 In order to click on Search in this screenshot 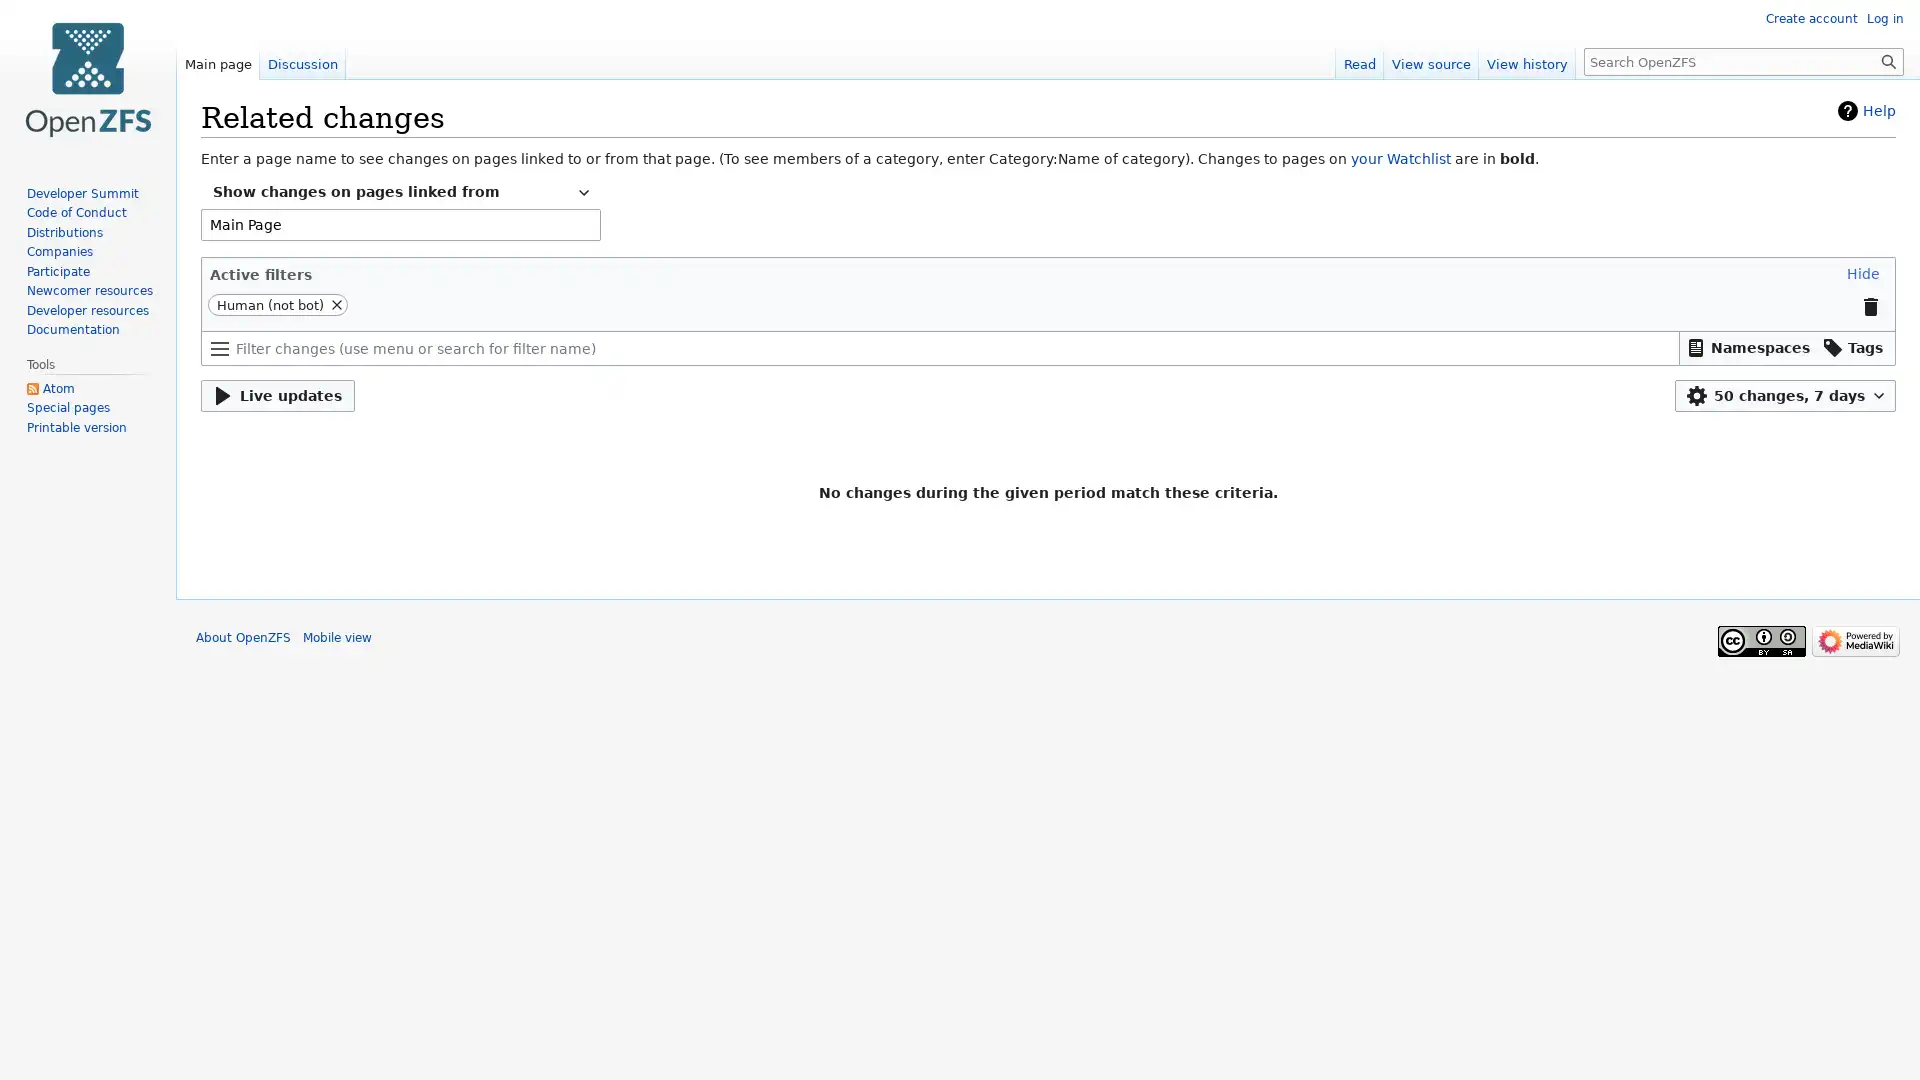, I will do `click(1888, 60)`.